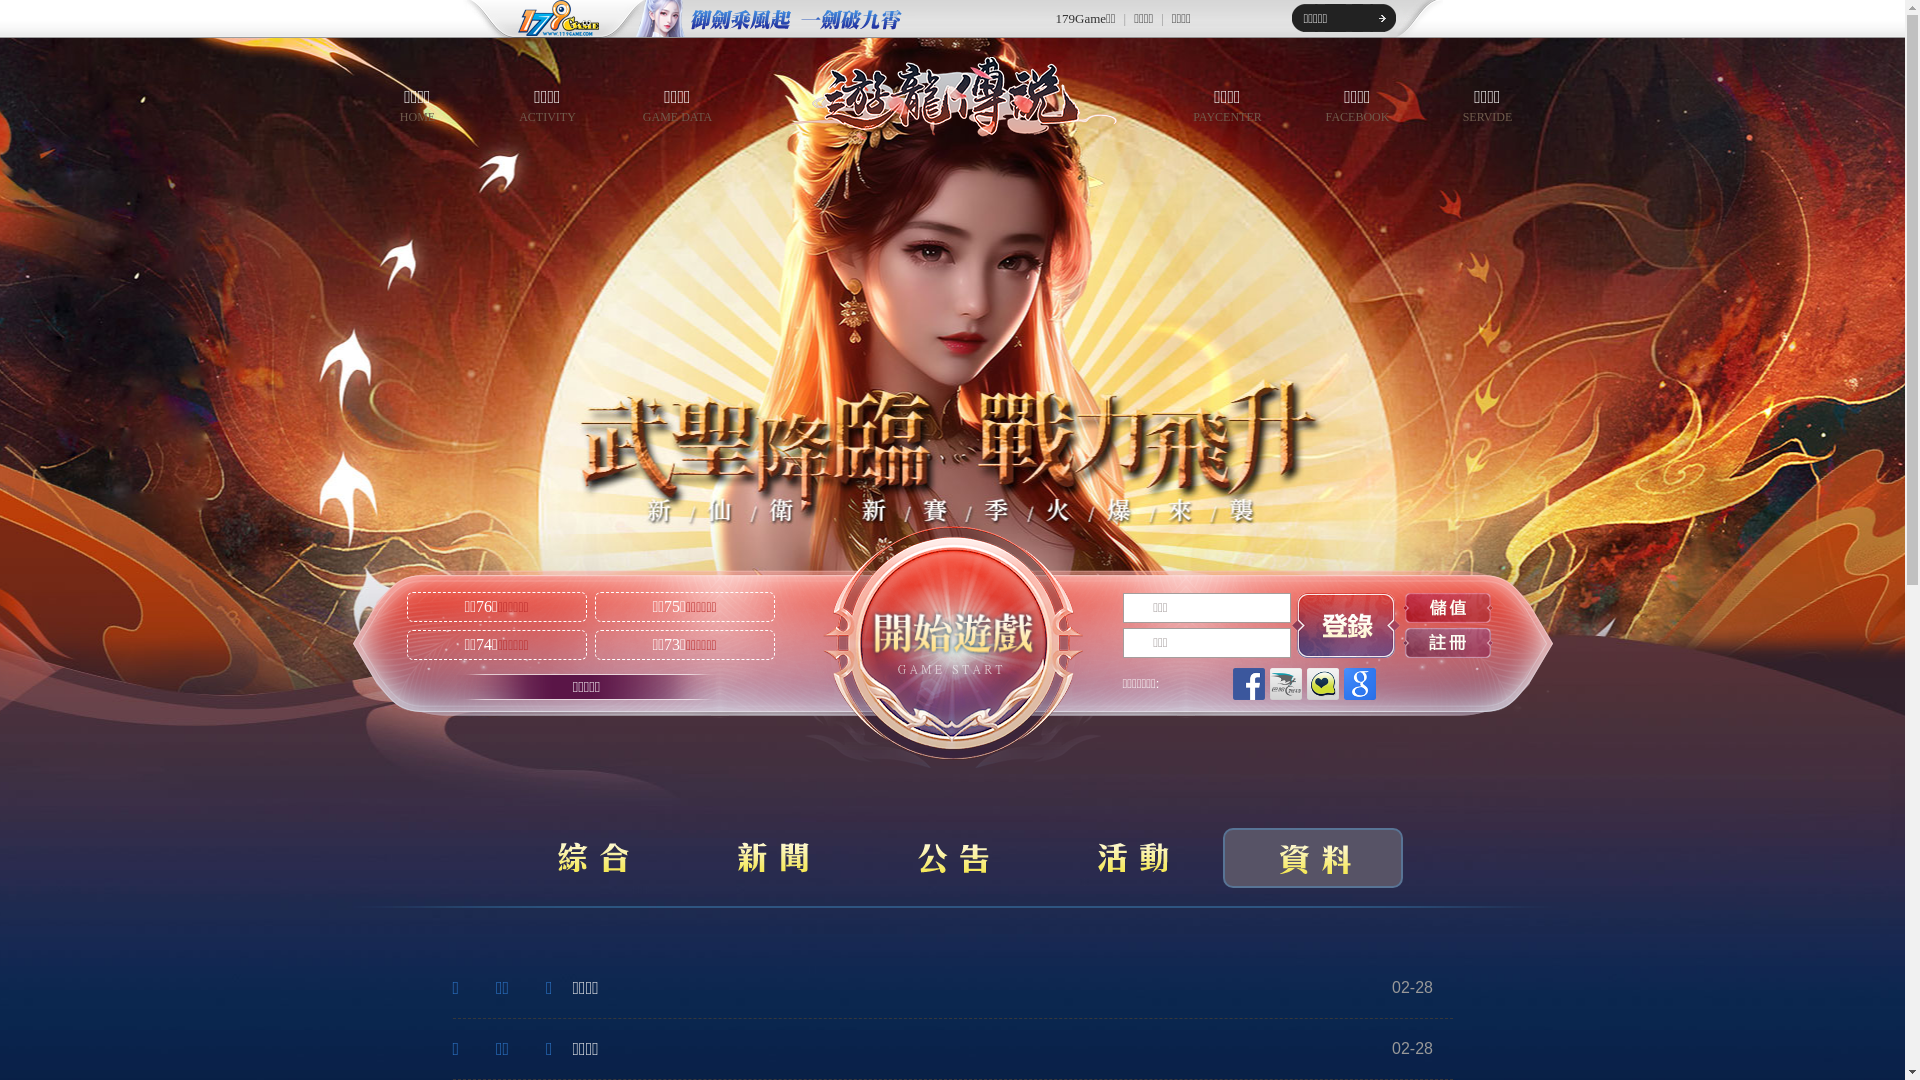  What do you see at coordinates (460, 19) in the screenshot?
I see `'179game'` at bounding box center [460, 19].